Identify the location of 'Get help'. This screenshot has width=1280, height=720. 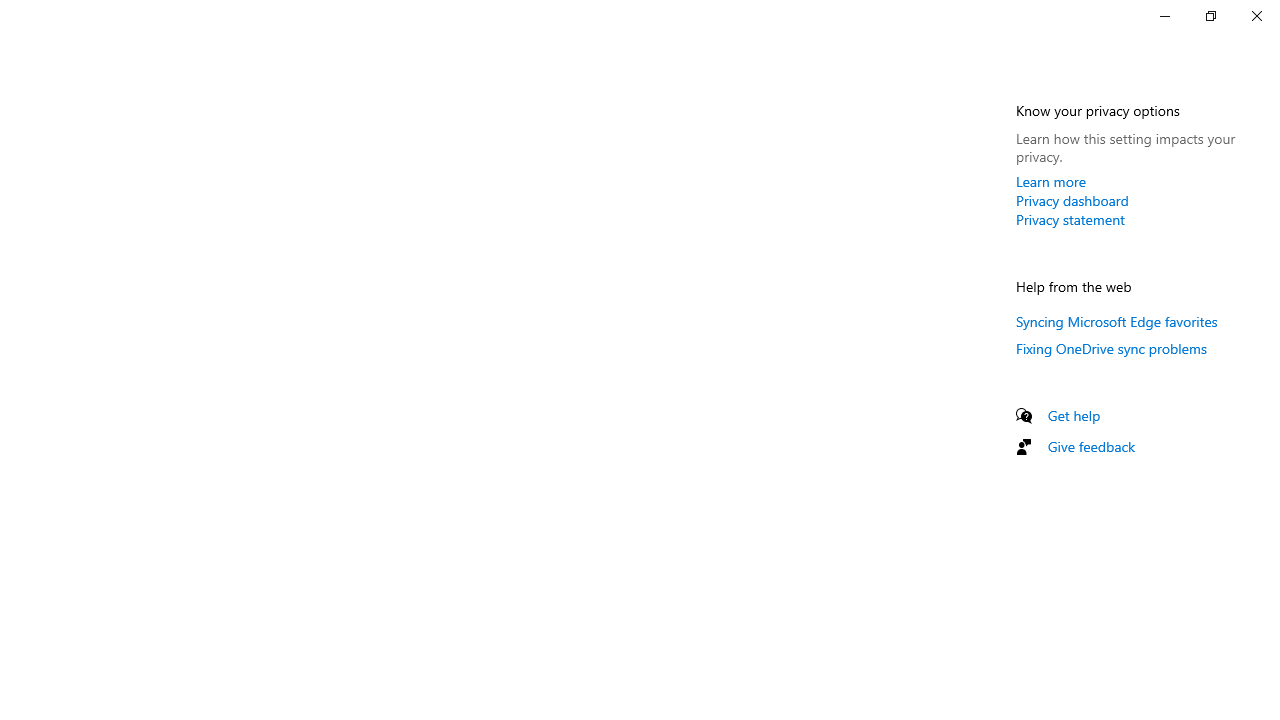
(1073, 414).